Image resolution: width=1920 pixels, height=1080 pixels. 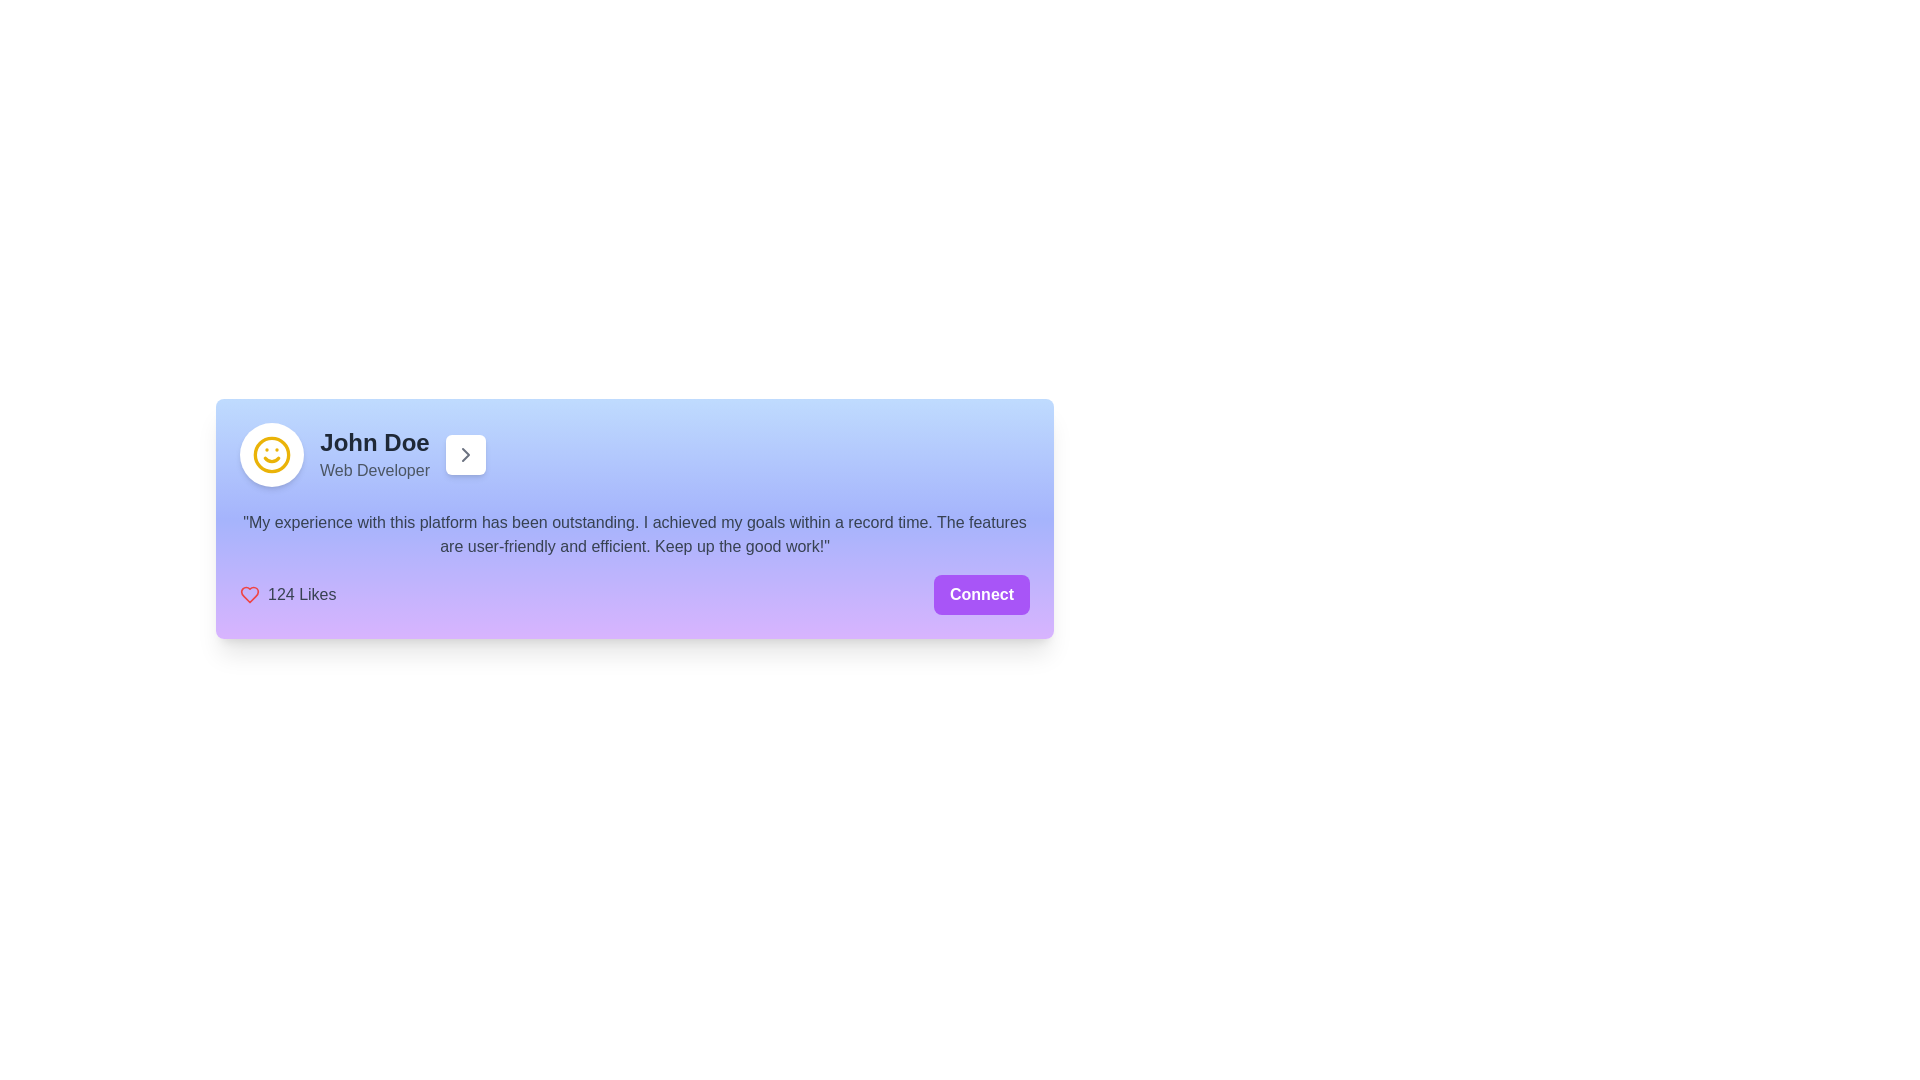 What do you see at coordinates (248, 593) in the screenshot?
I see `the heart-shaped SVG icon with a red fill color located at the bottom left of the card component` at bounding box center [248, 593].